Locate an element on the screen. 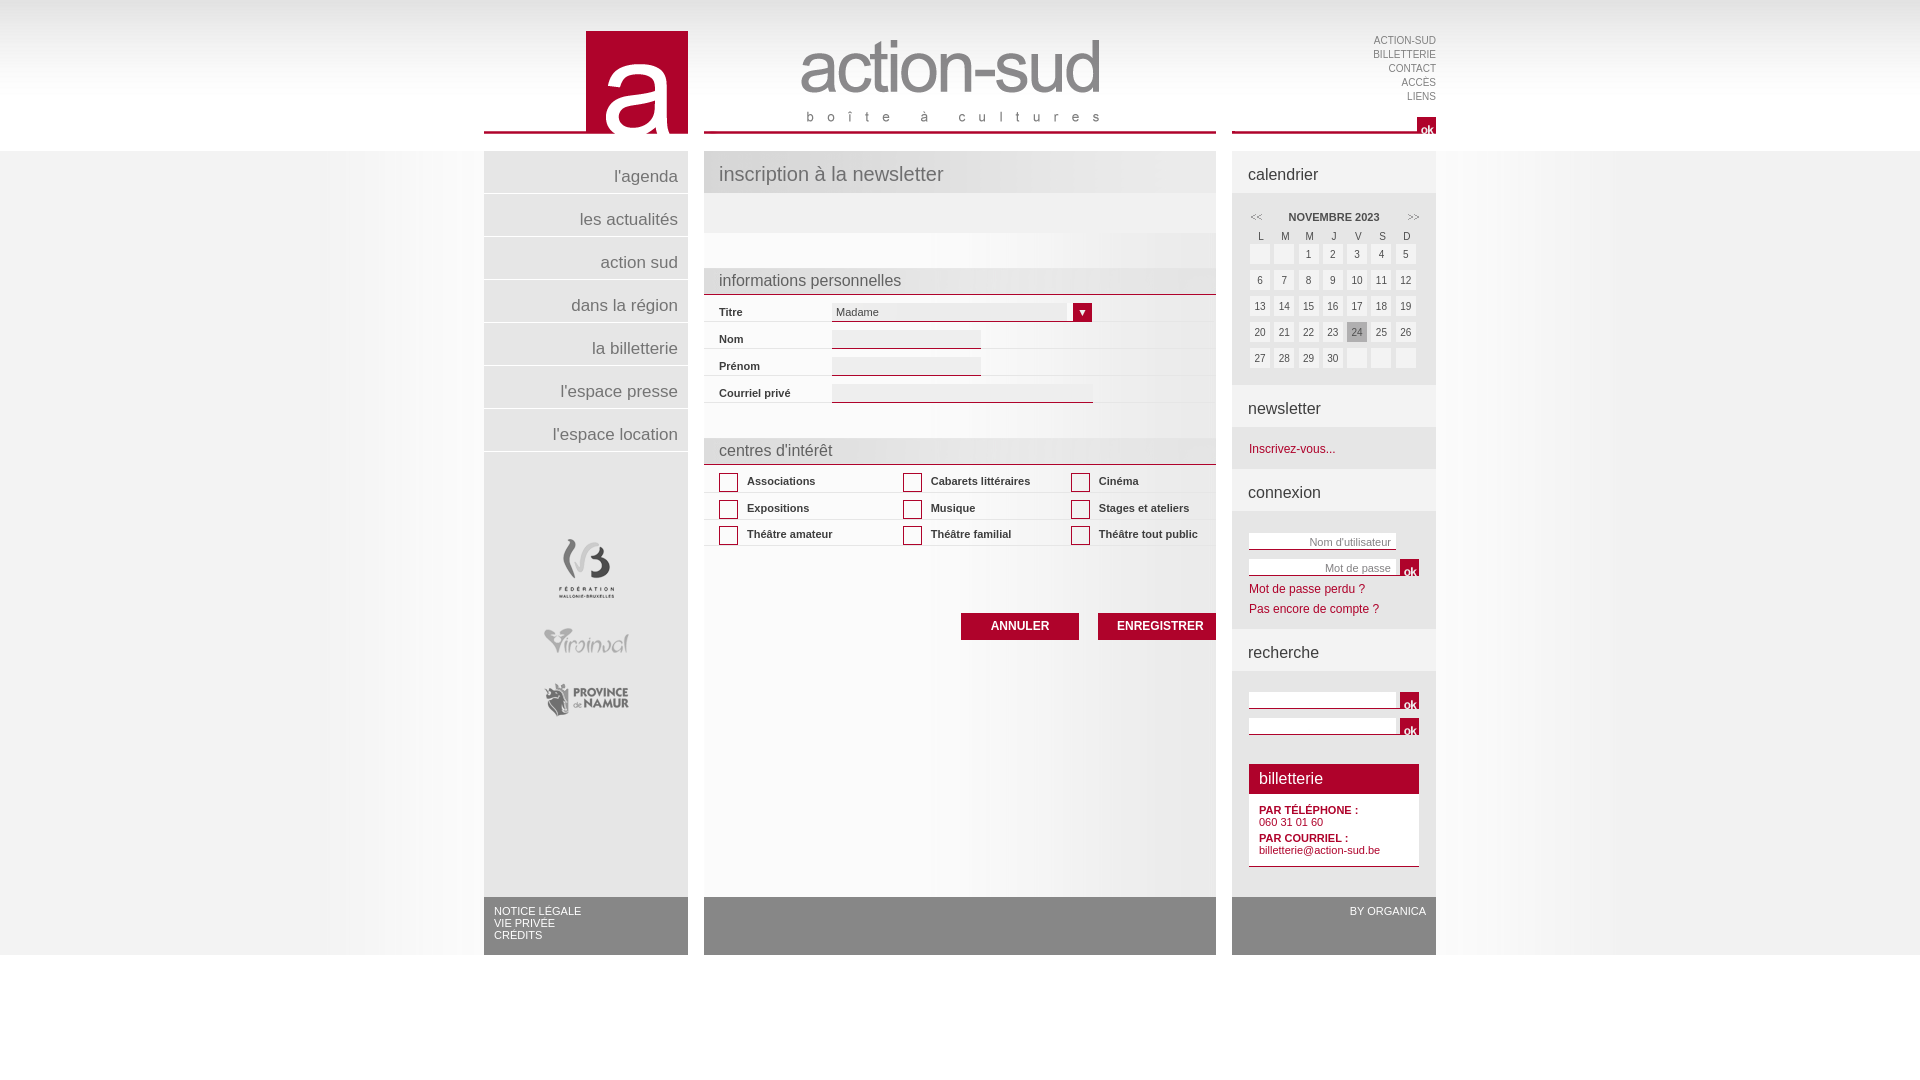 The height and width of the screenshot is (1080, 1920). 'ENREGISTRER' is located at coordinates (1156, 624).